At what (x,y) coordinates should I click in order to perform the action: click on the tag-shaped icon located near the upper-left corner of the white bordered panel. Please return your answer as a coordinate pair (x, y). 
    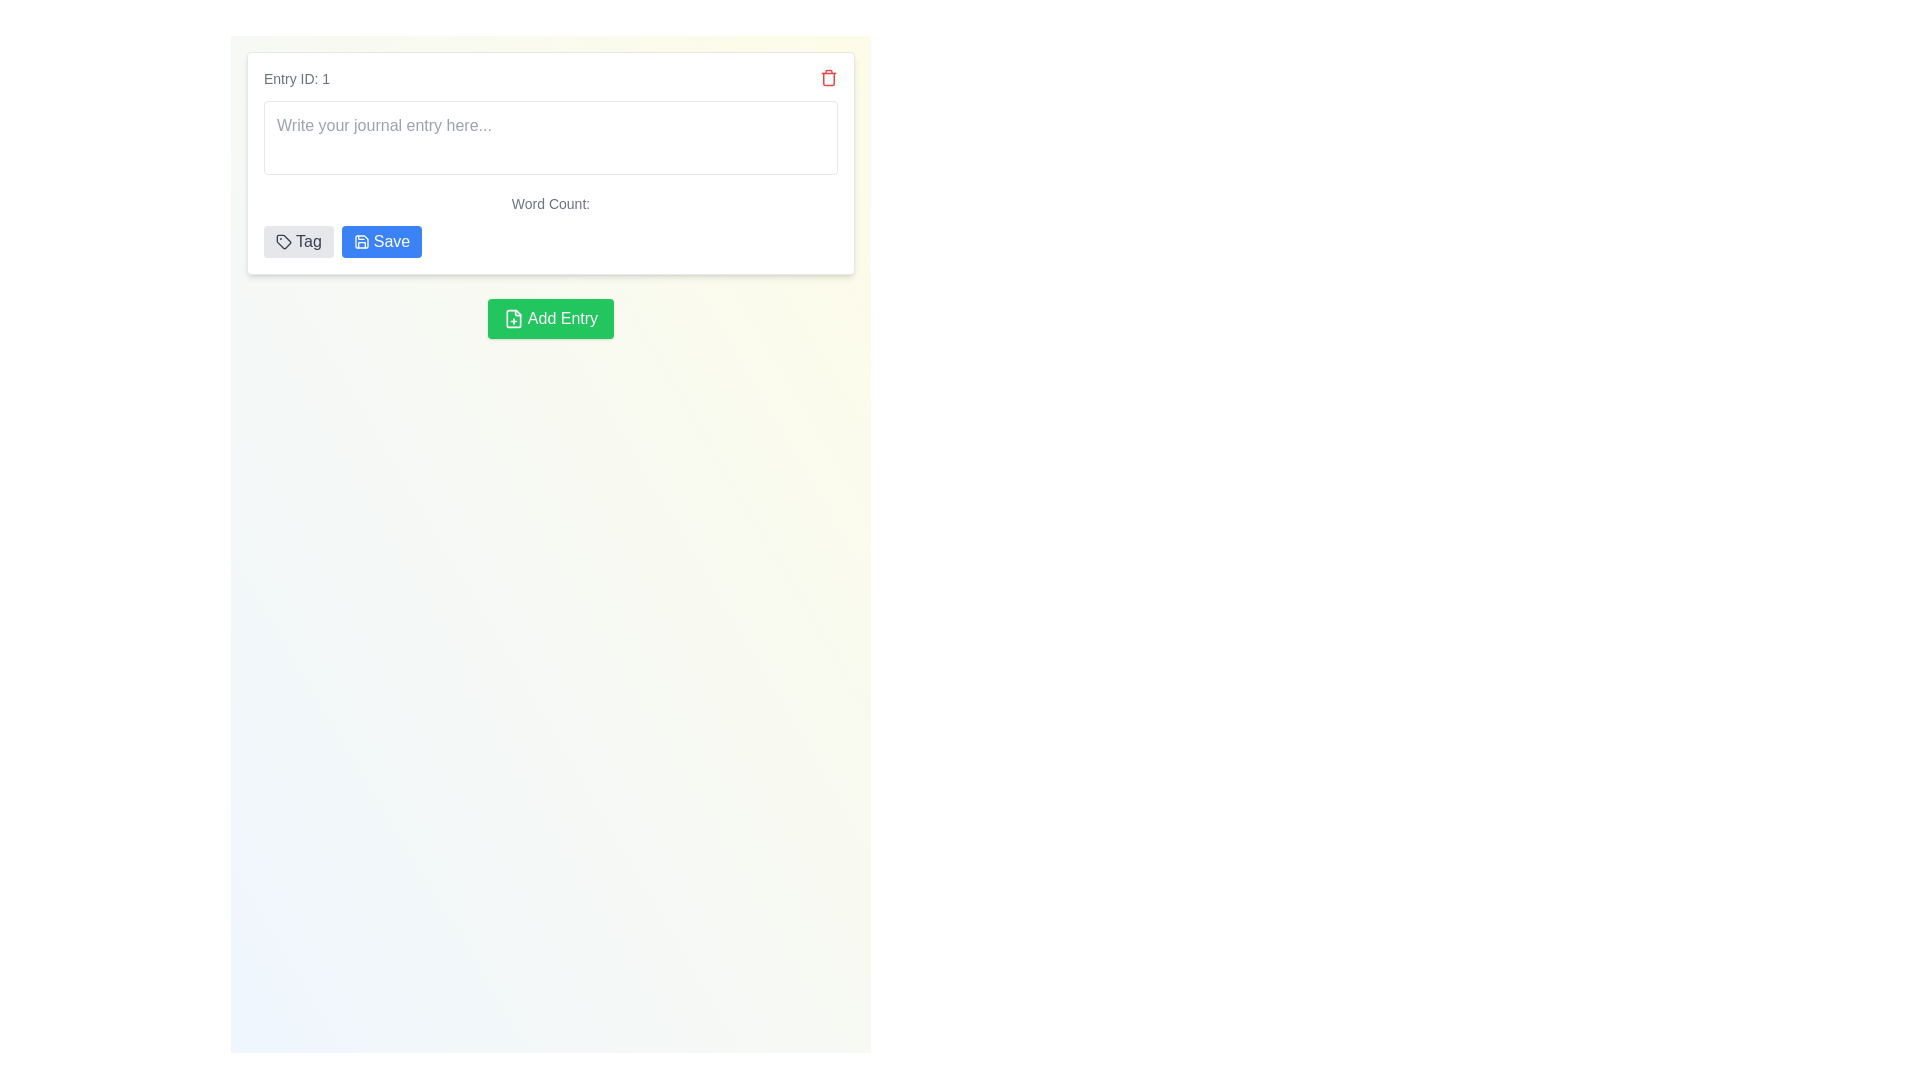
    Looking at the image, I should click on (282, 241).